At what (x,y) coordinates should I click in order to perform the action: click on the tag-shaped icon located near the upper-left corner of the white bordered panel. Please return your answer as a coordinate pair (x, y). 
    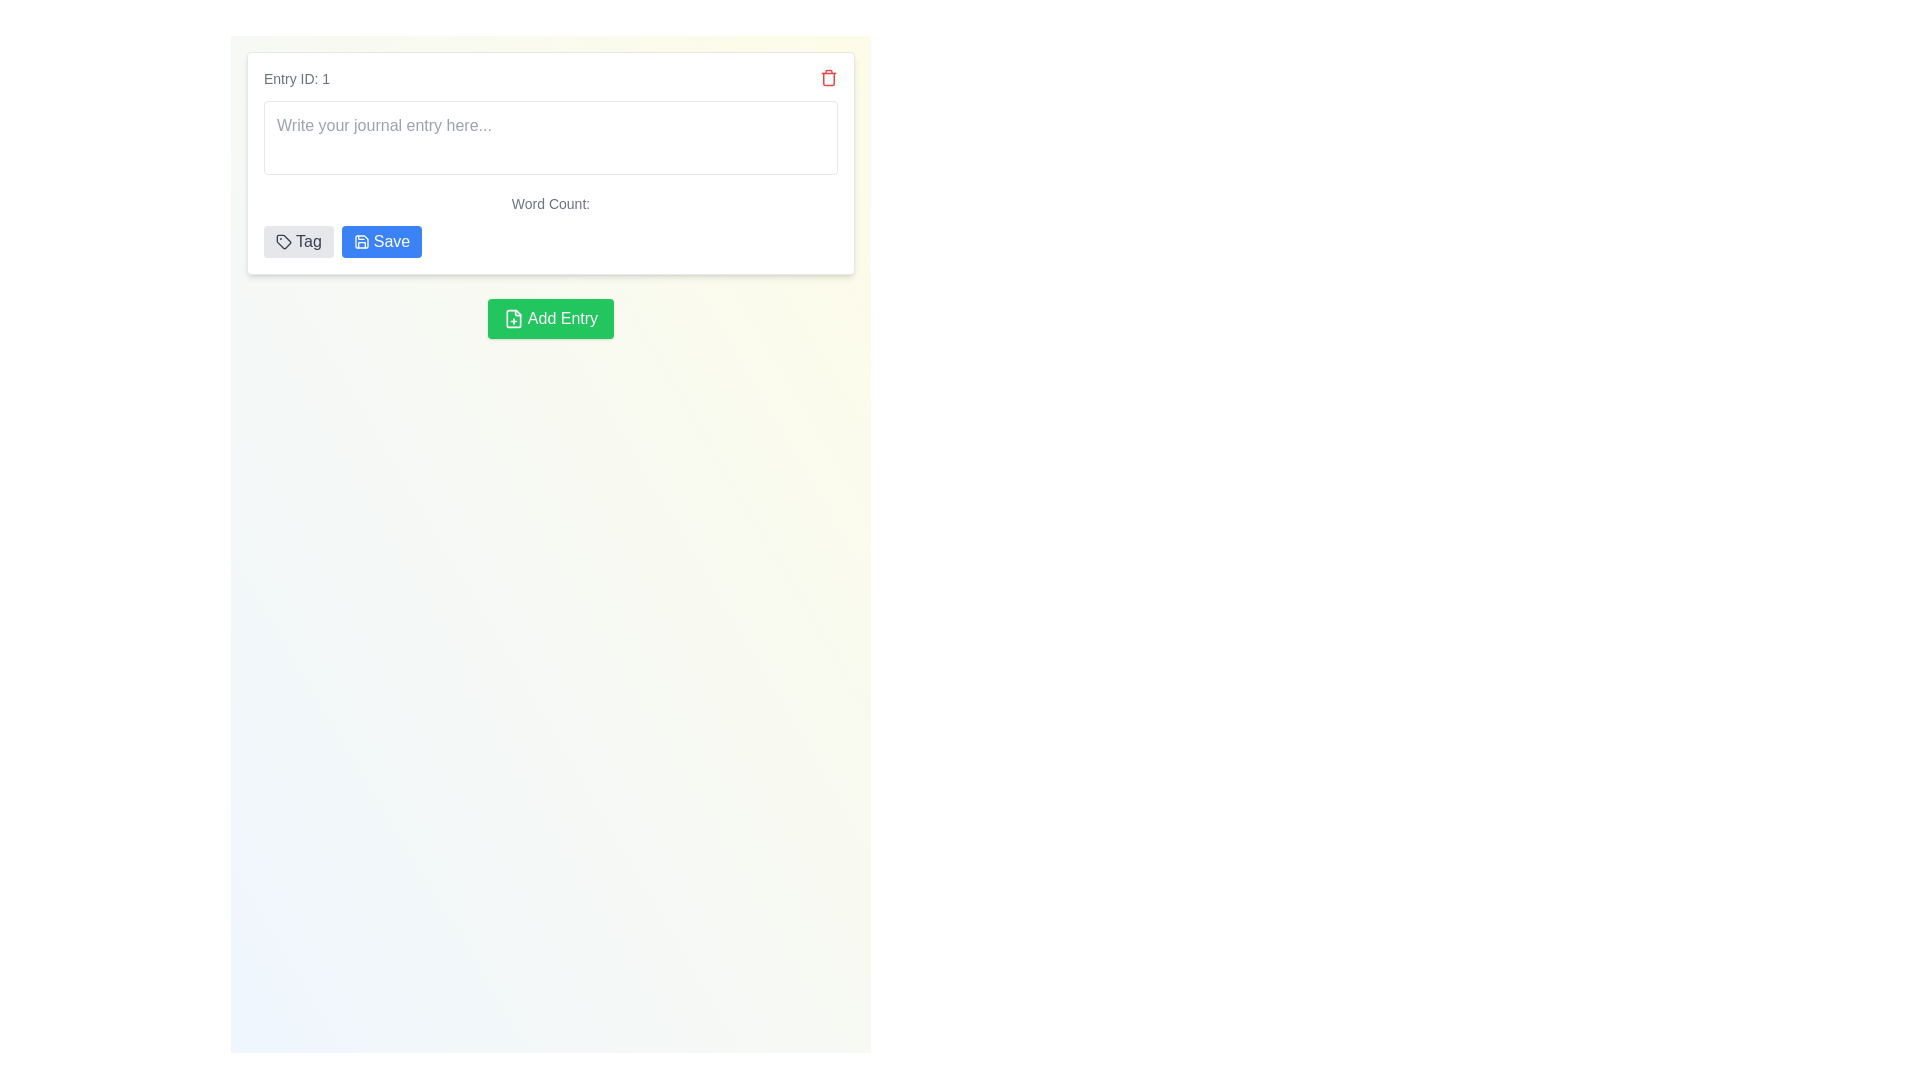
    Looking at the image, I should click on (282, 241).